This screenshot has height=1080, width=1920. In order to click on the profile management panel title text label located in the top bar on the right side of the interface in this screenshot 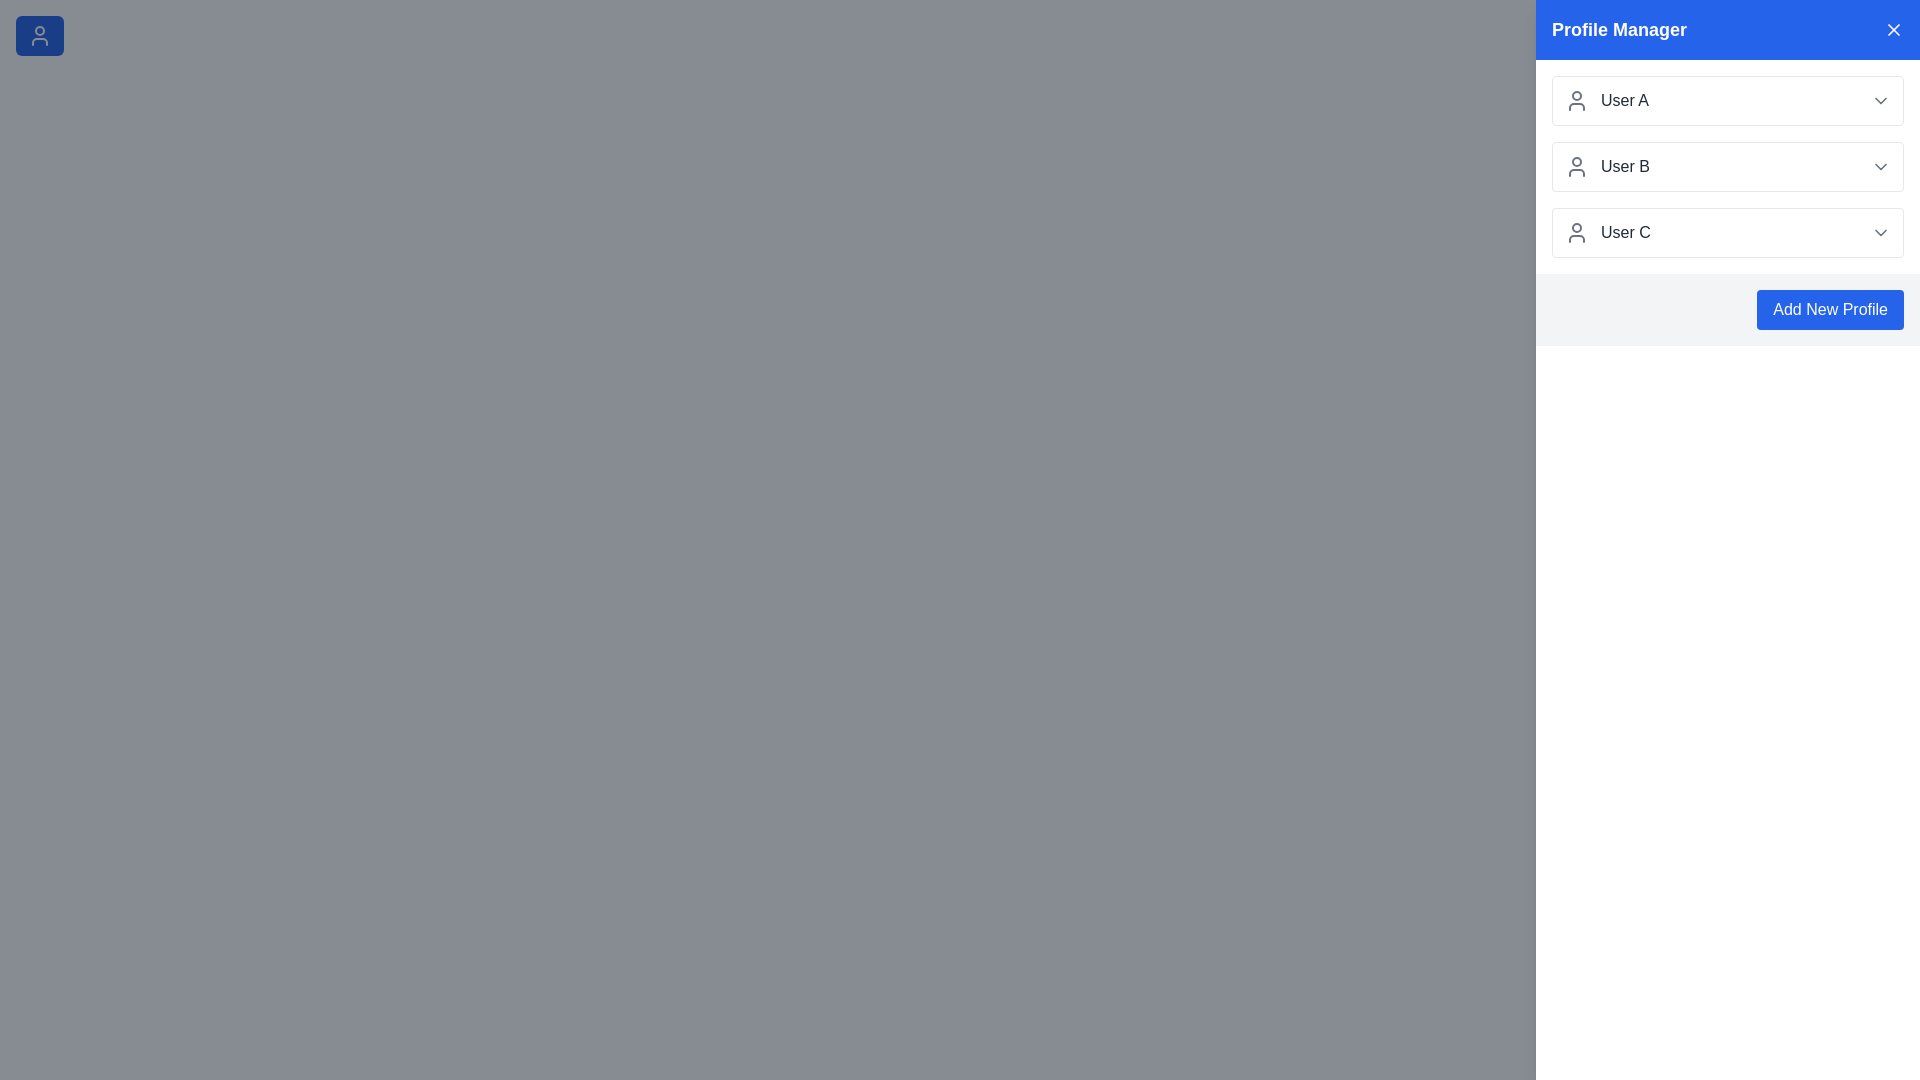, I will do `click(1618, 30)`.